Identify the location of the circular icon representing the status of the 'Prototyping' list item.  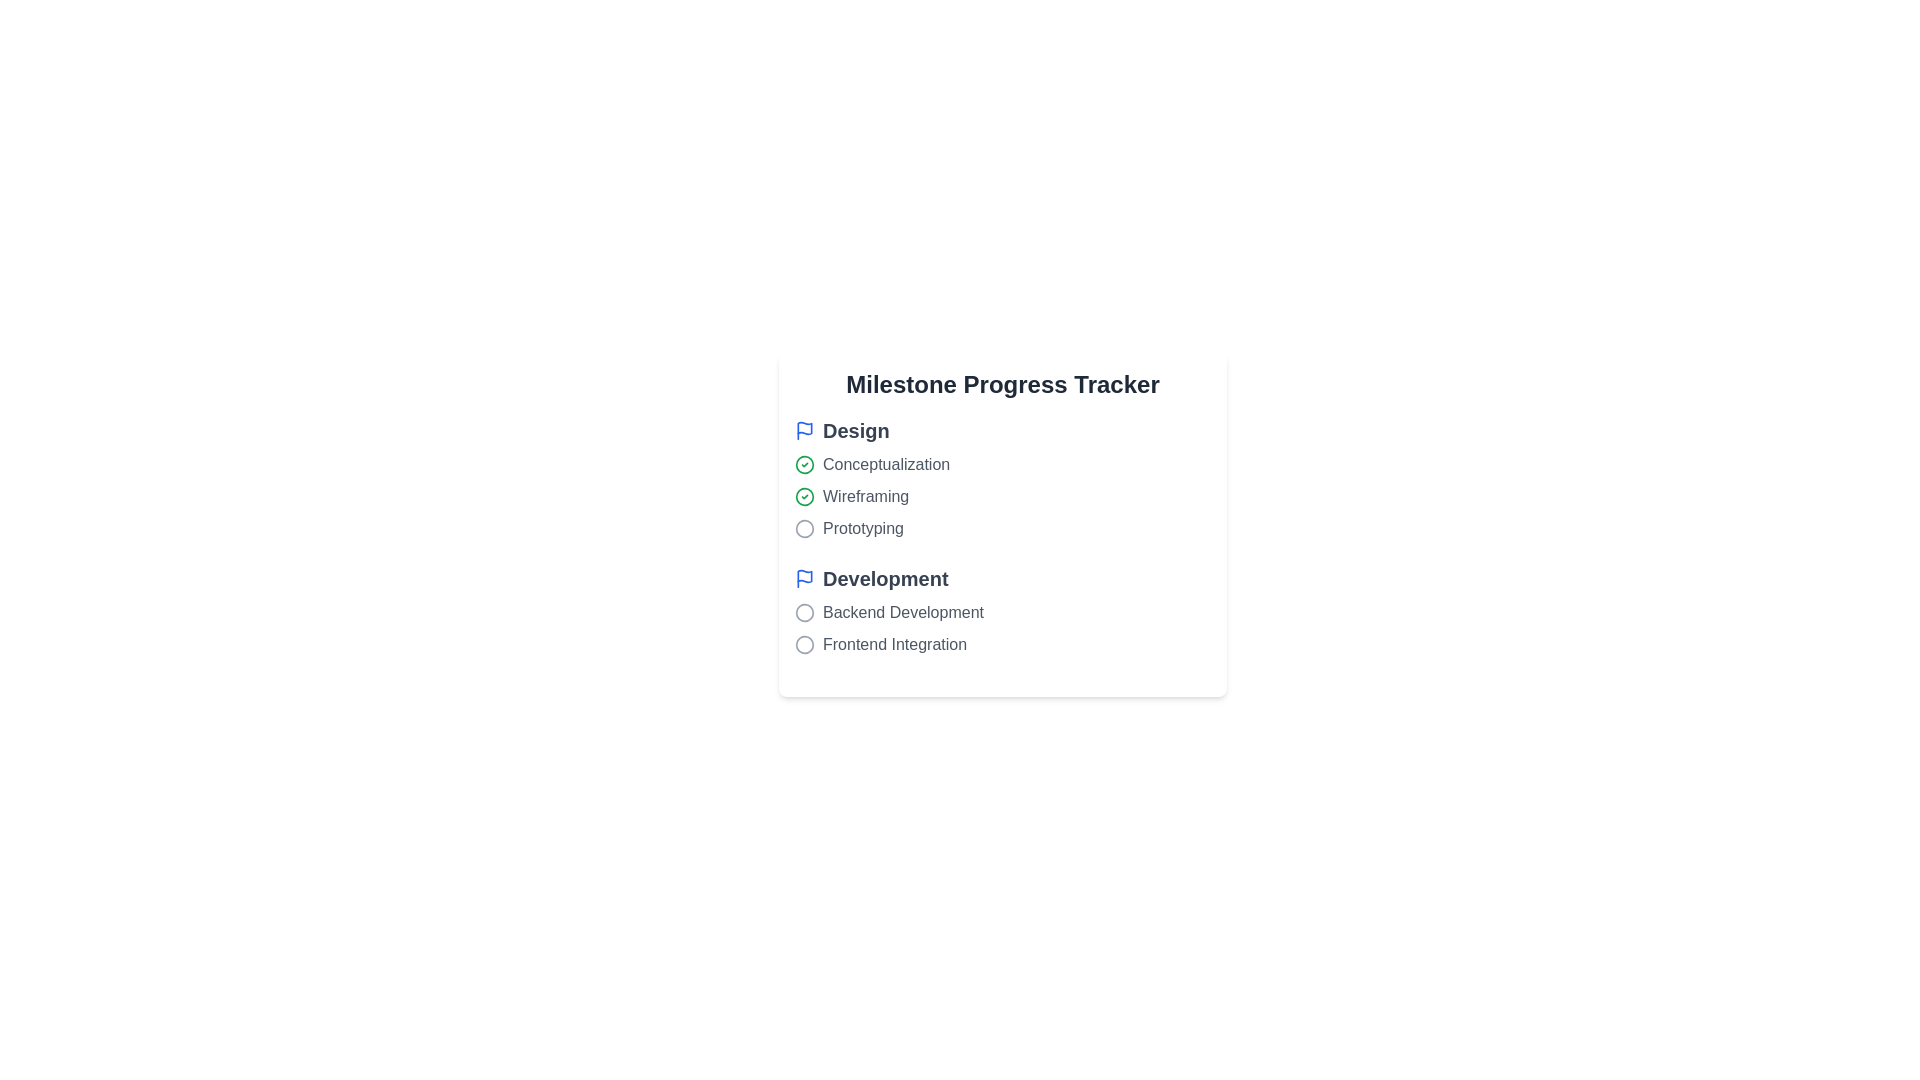
(805, 527).